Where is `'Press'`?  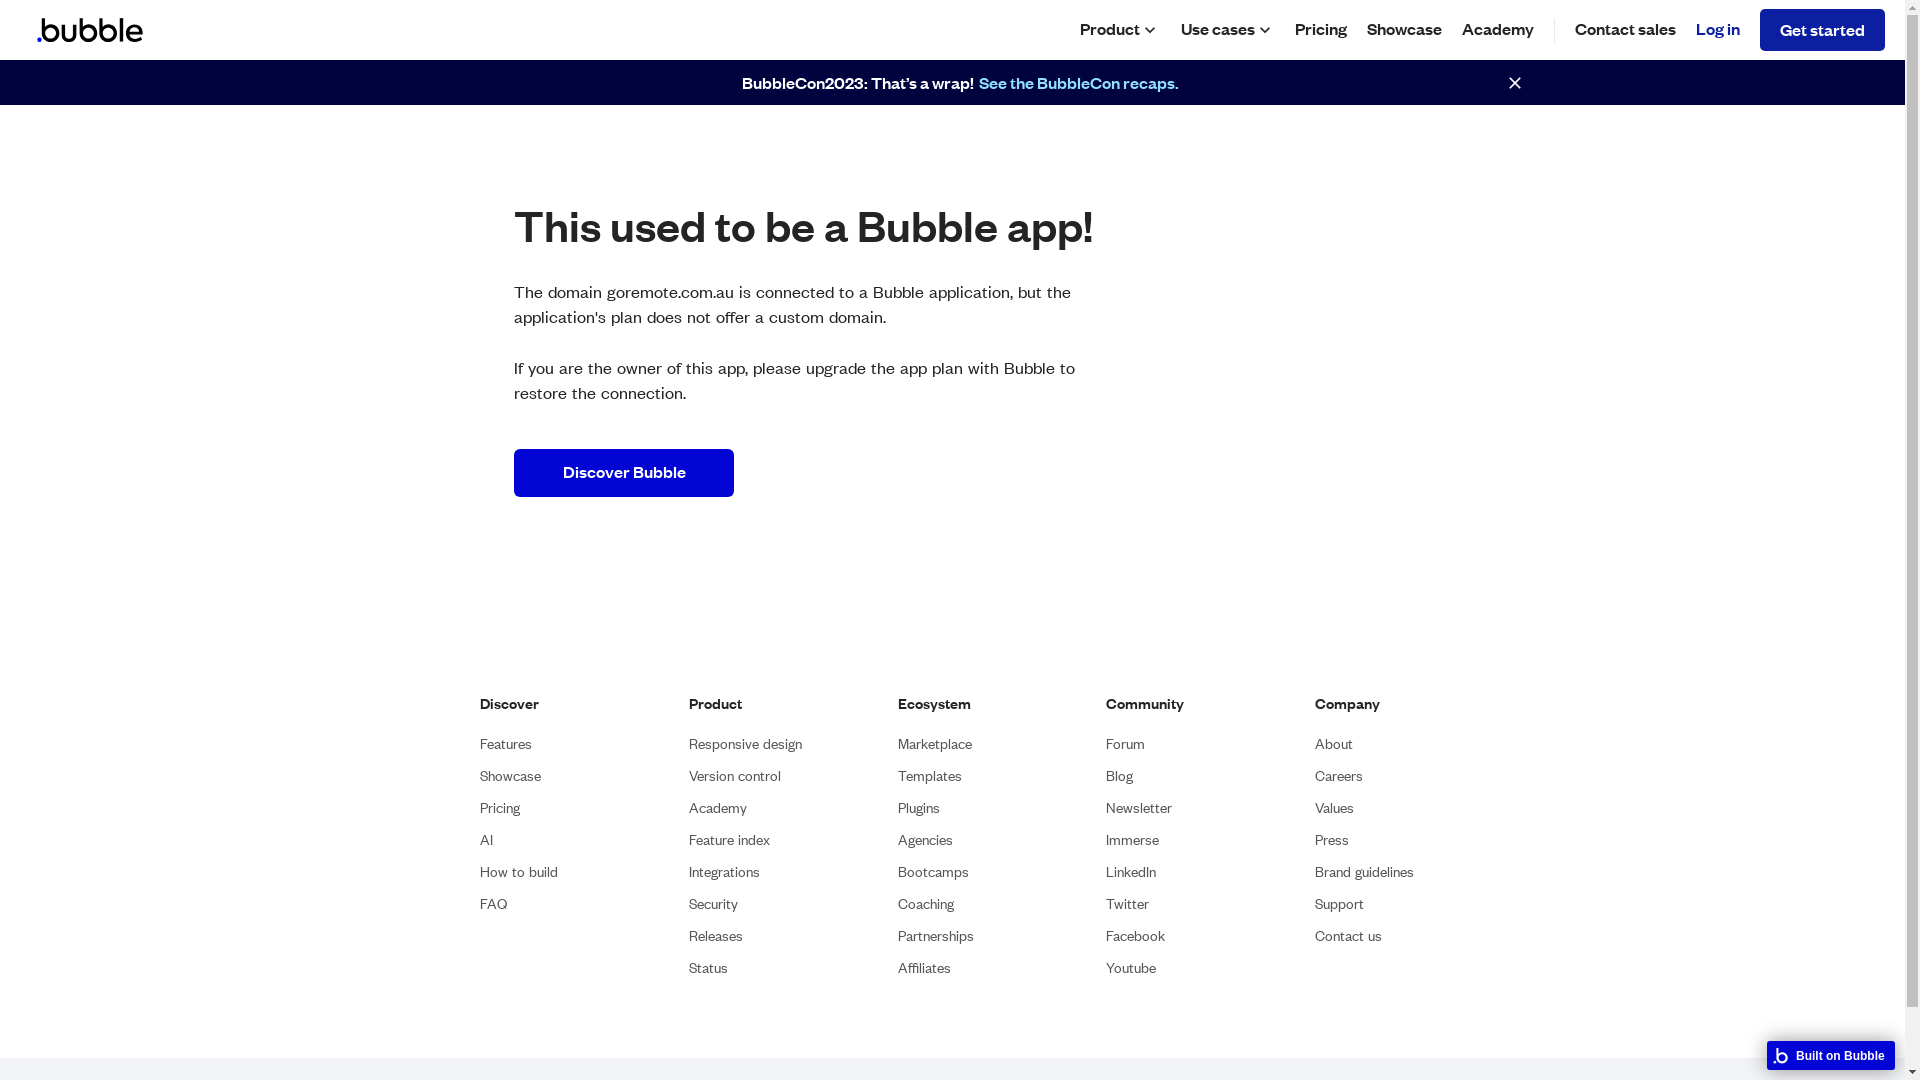
'Press' is located at coordinates (1315, 839).